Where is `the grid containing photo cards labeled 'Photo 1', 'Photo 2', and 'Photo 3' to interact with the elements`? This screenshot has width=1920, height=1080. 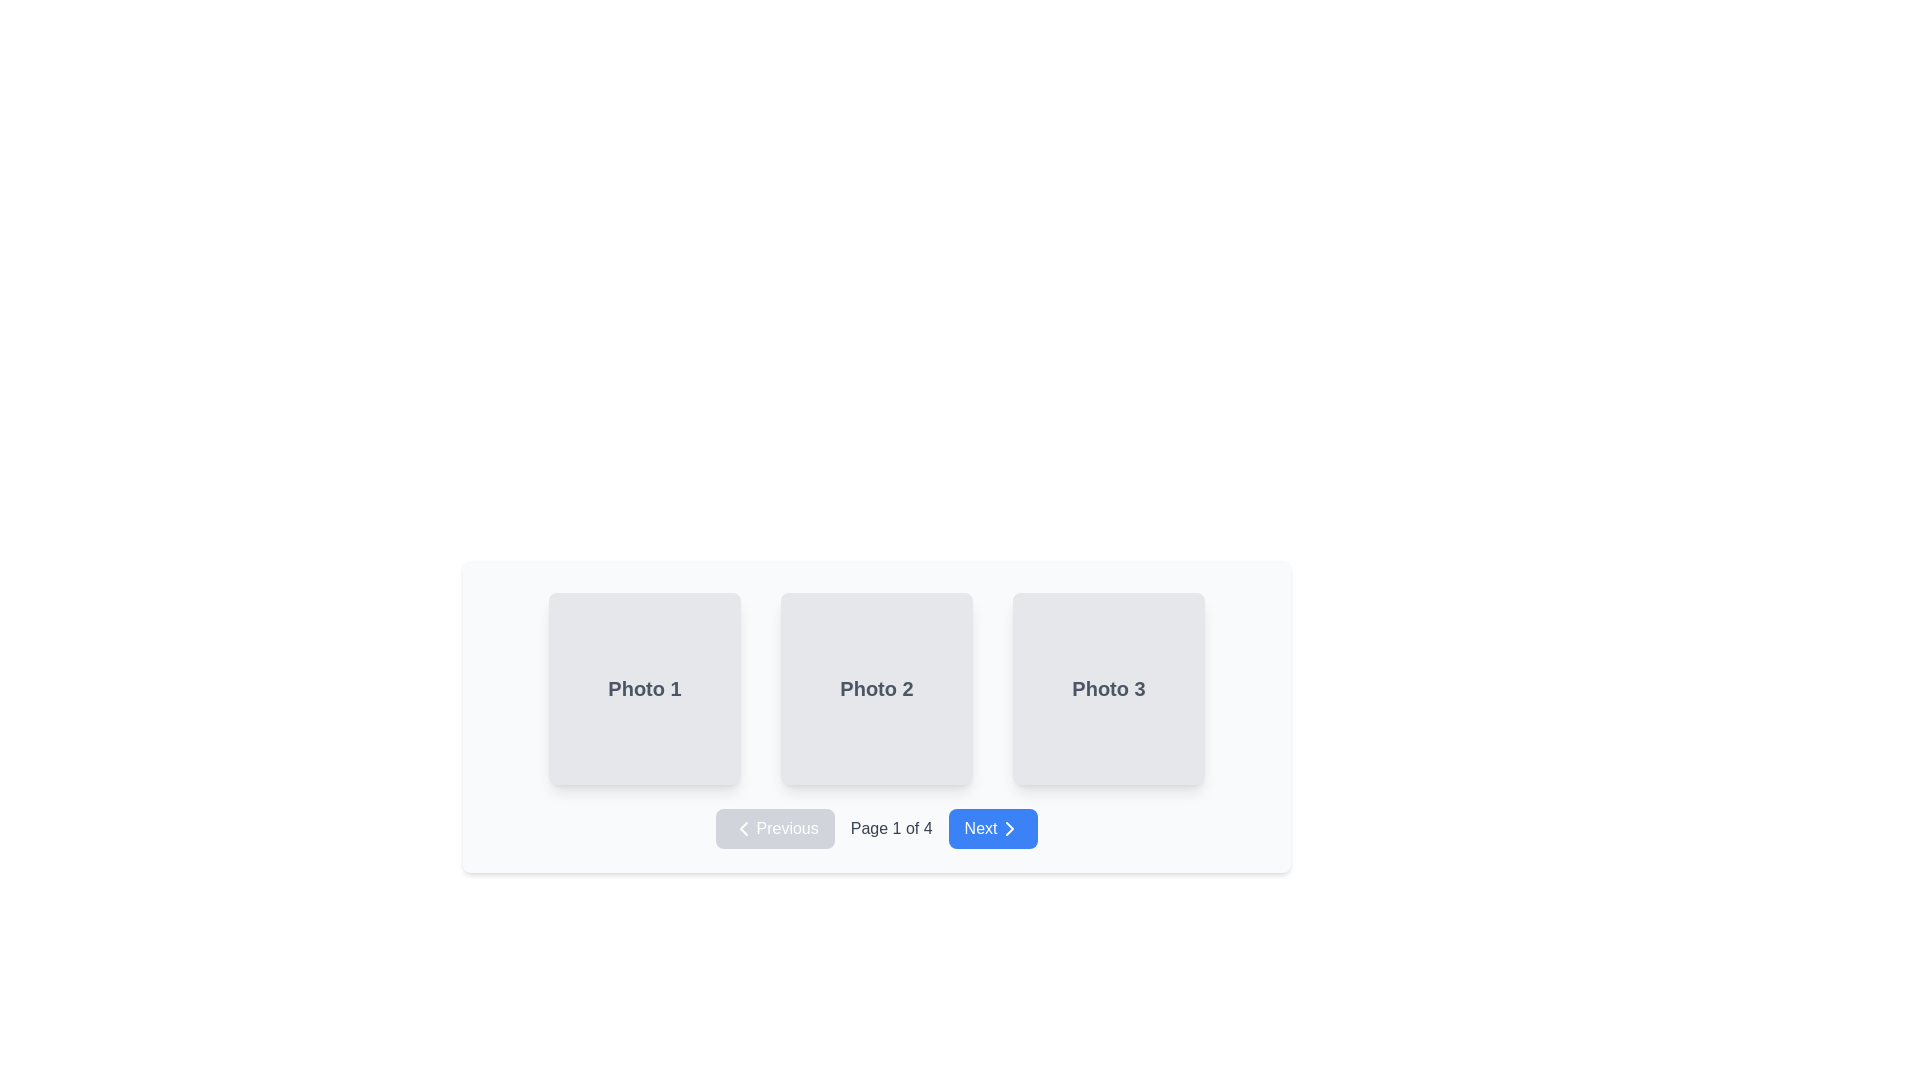 the grid containing photo cards labeled 'Photo 1', 'Photo 2', and 'Photo 3' to interact with the elements is located at coordinates (877, 688).